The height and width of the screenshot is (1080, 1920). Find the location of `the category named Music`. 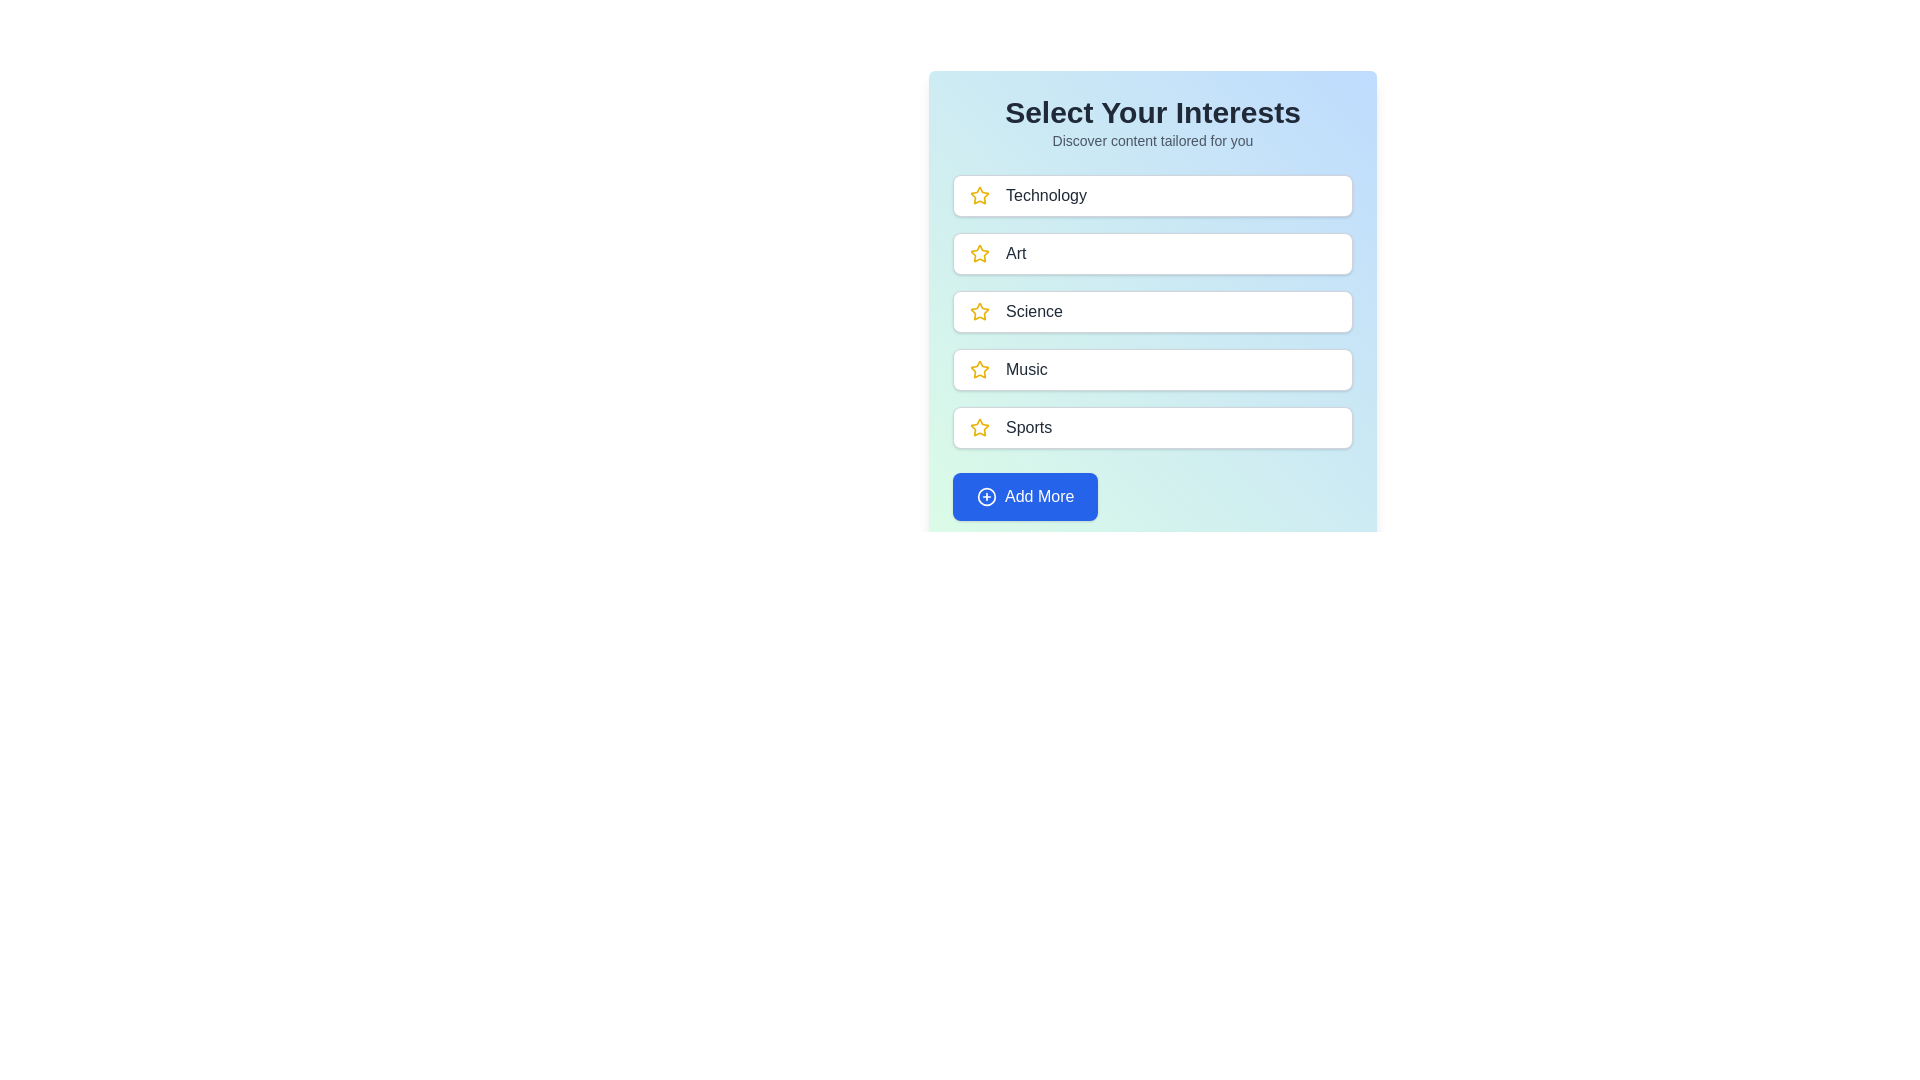

the category named Music is located at coordinates (1152, 370).